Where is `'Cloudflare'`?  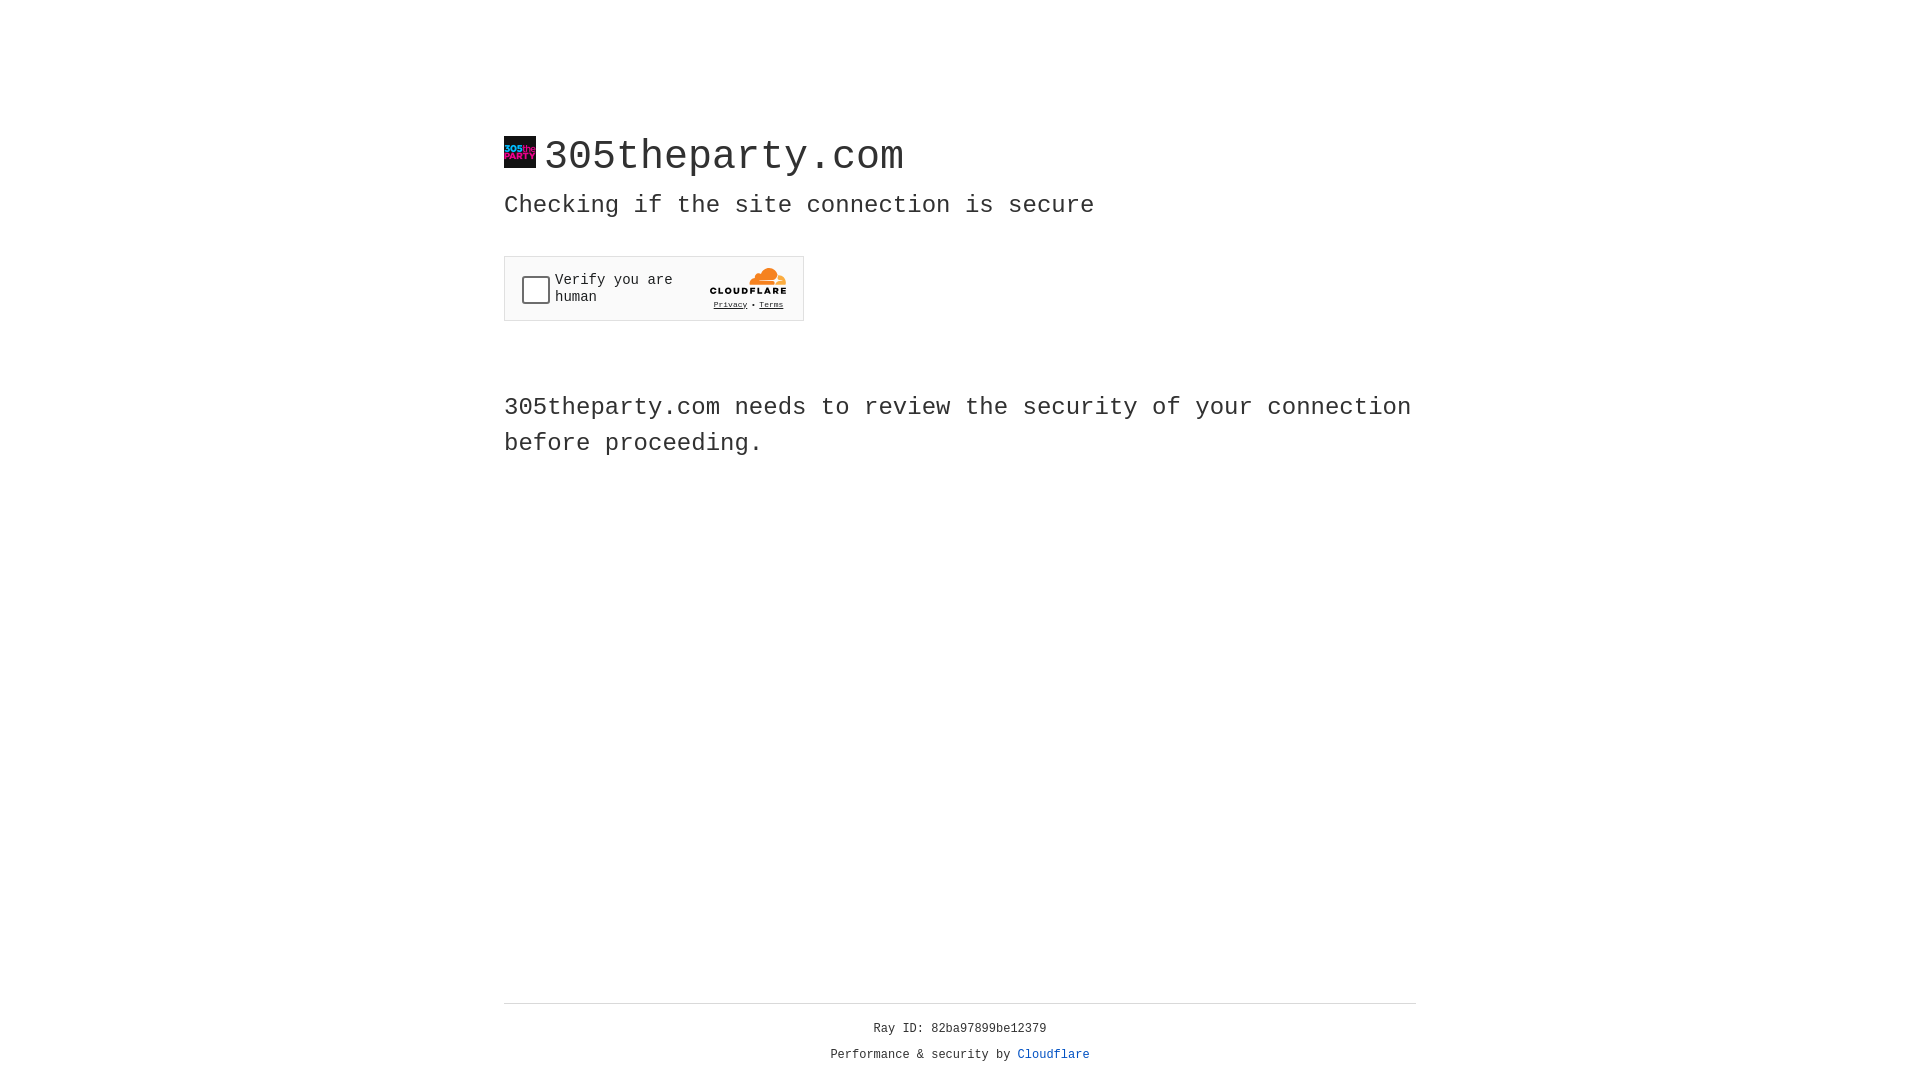
'Cloudflare' is located at coordinates (1017, 1054).